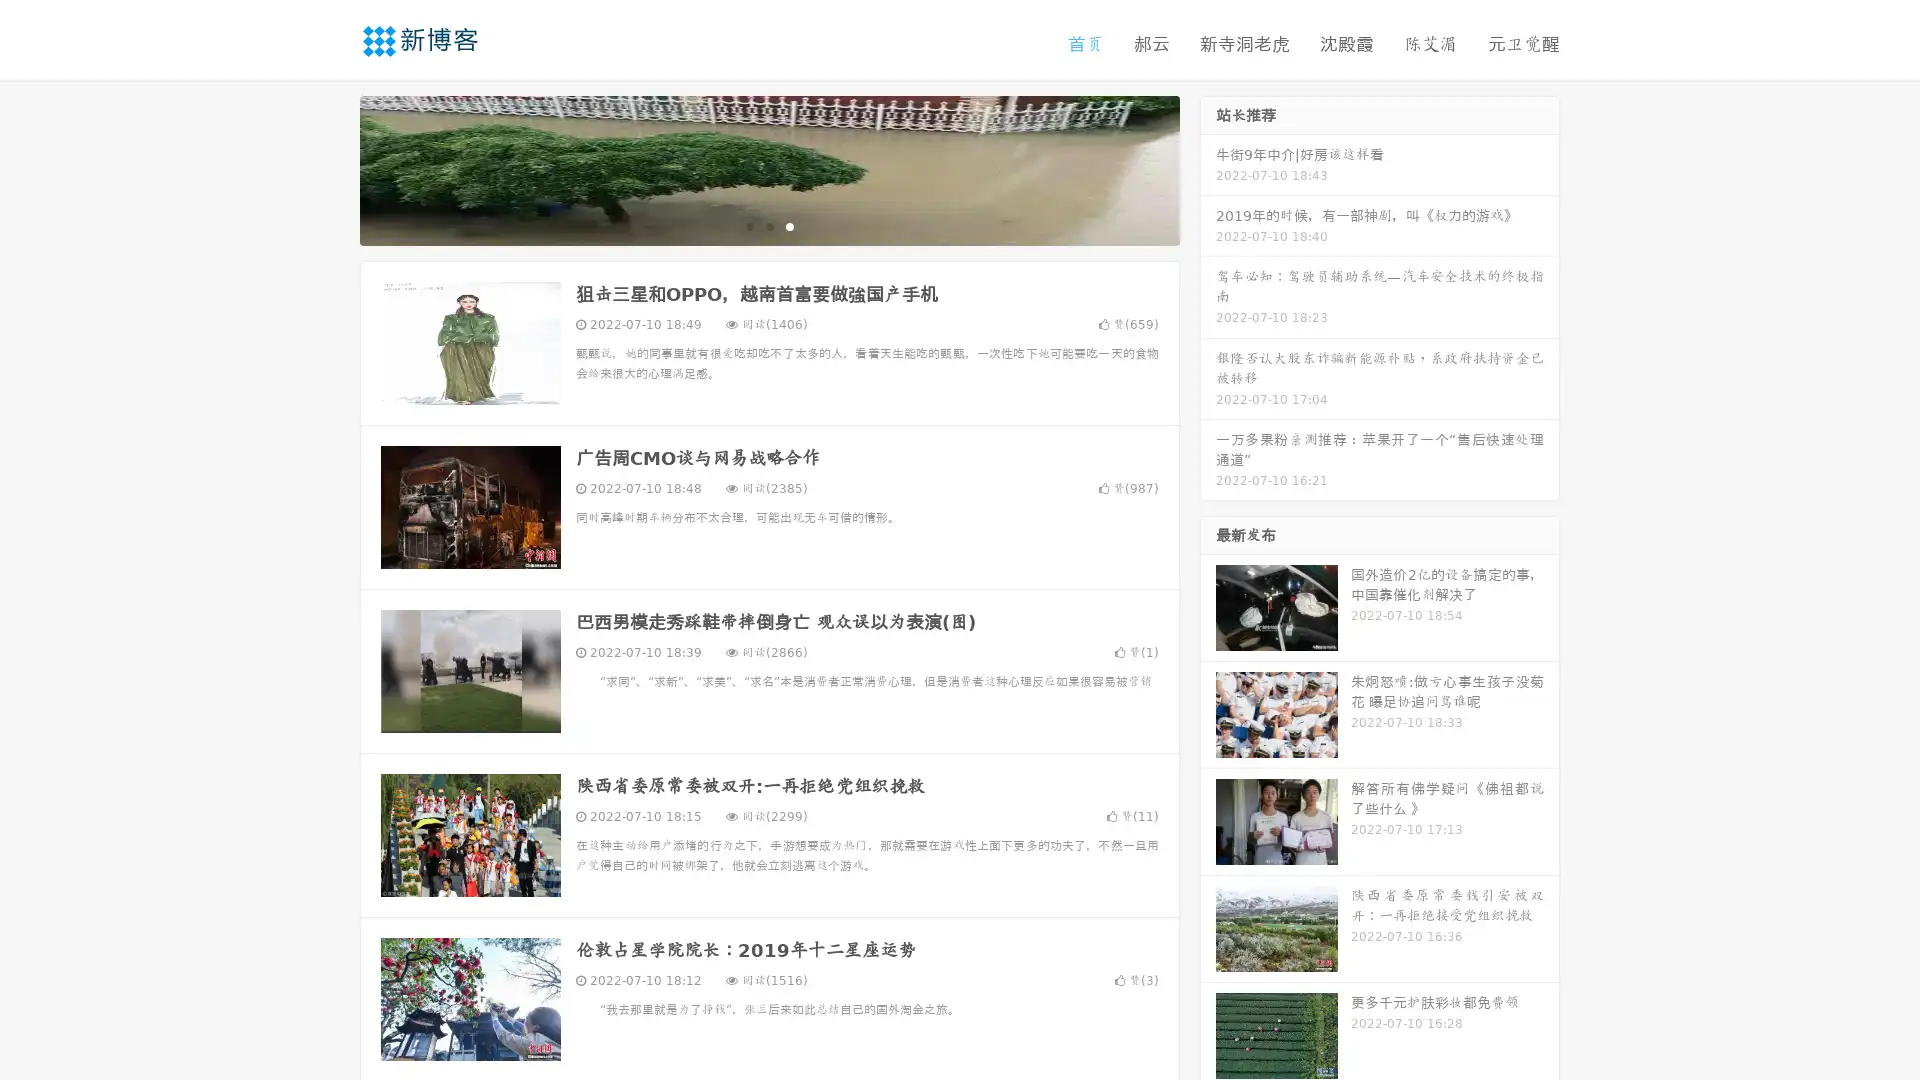 This screenshot has height=1080, width=1920. Describe the element at coordinates (1208, 168) in the screenshot. I see `Next slide` at that location.